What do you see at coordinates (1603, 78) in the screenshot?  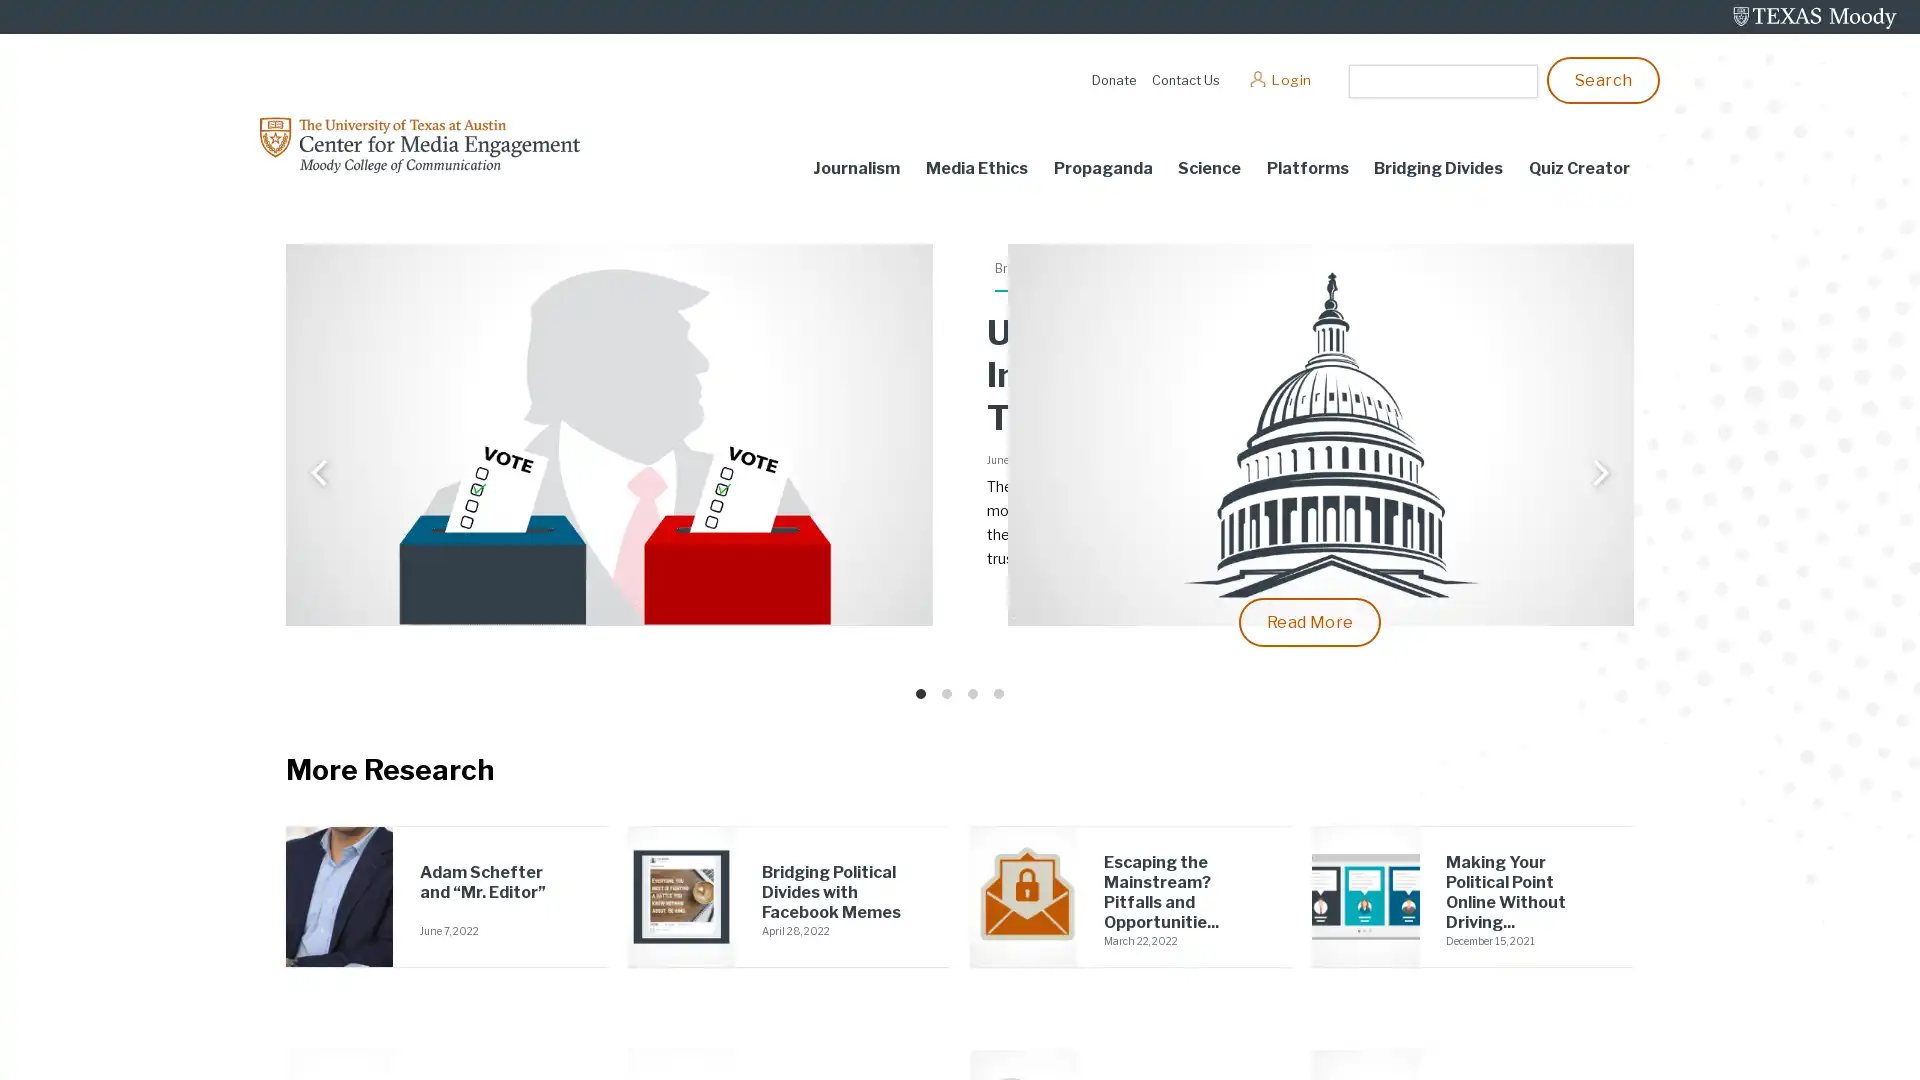 I see `Search` at bounding box center [1603, 78].